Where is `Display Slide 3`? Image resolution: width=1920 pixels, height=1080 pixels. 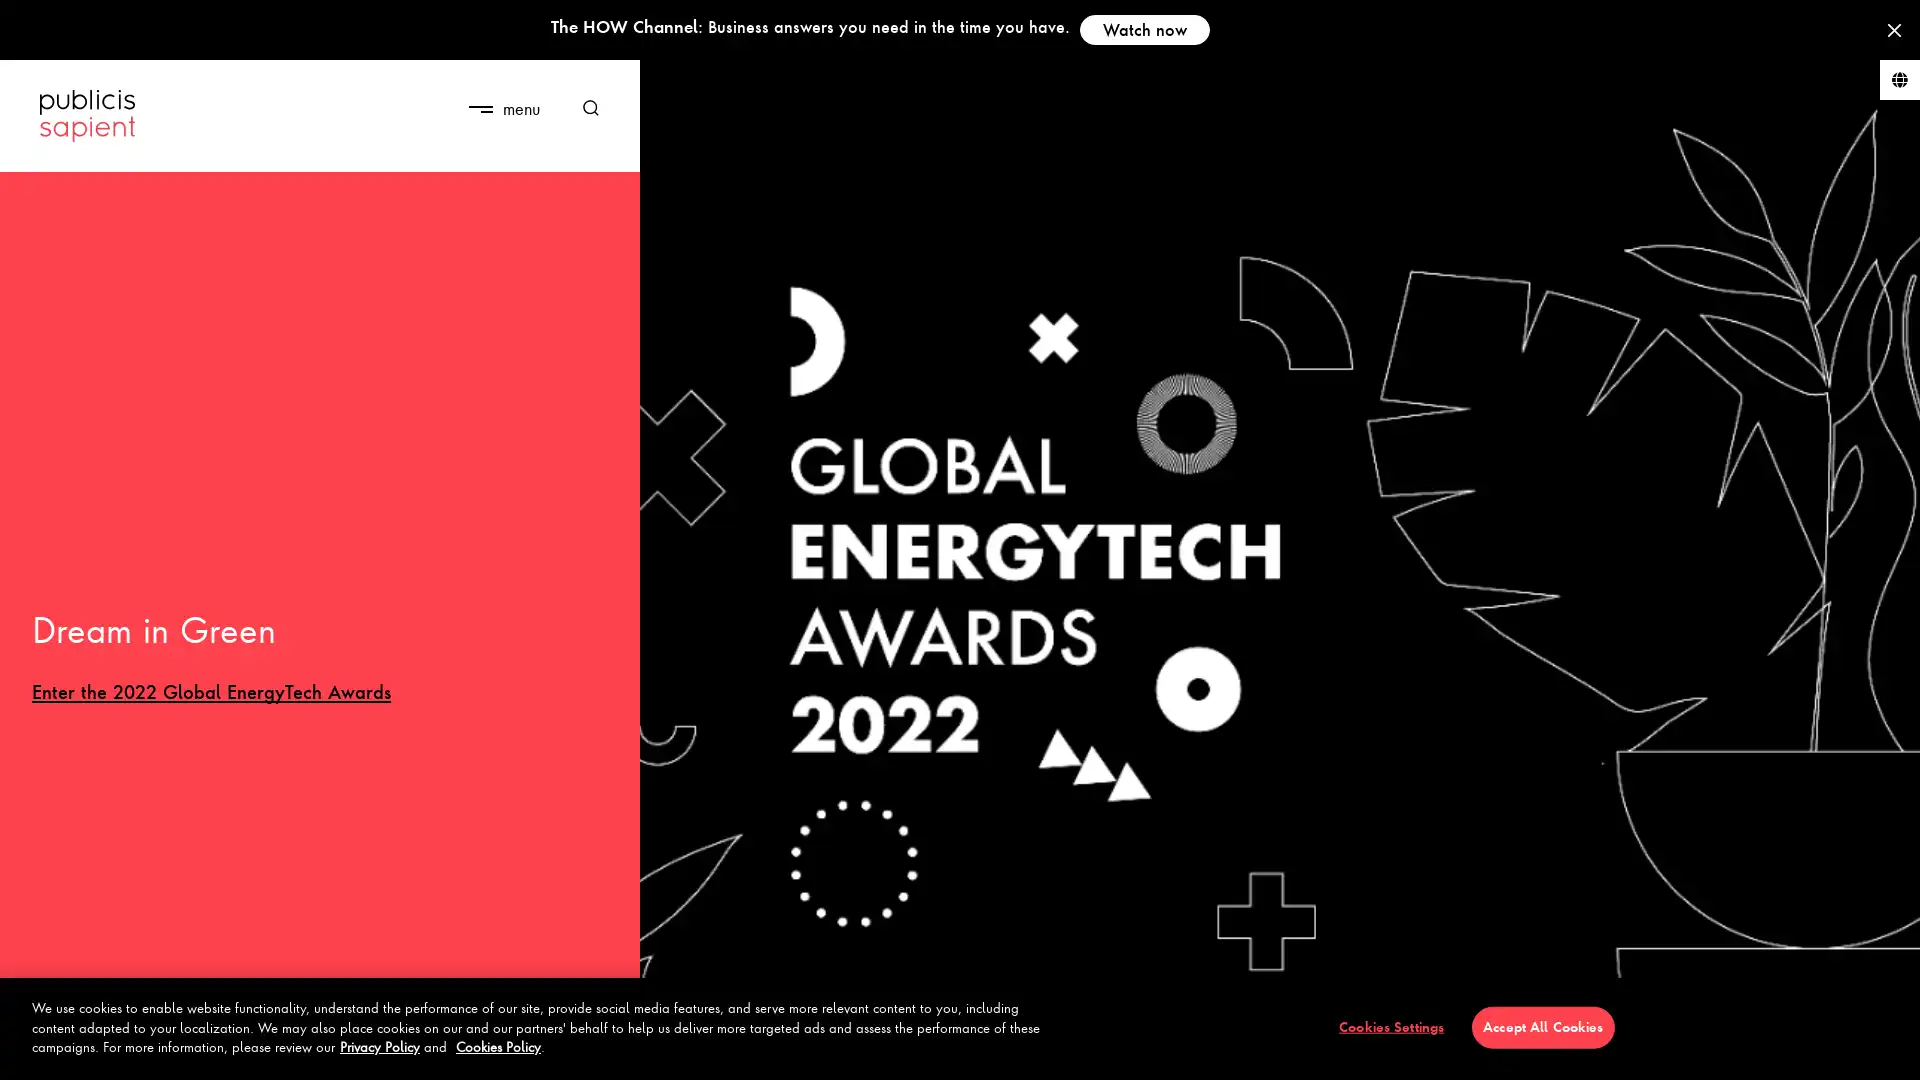
Display Slide 3 is located at coordinates (120, 1052).